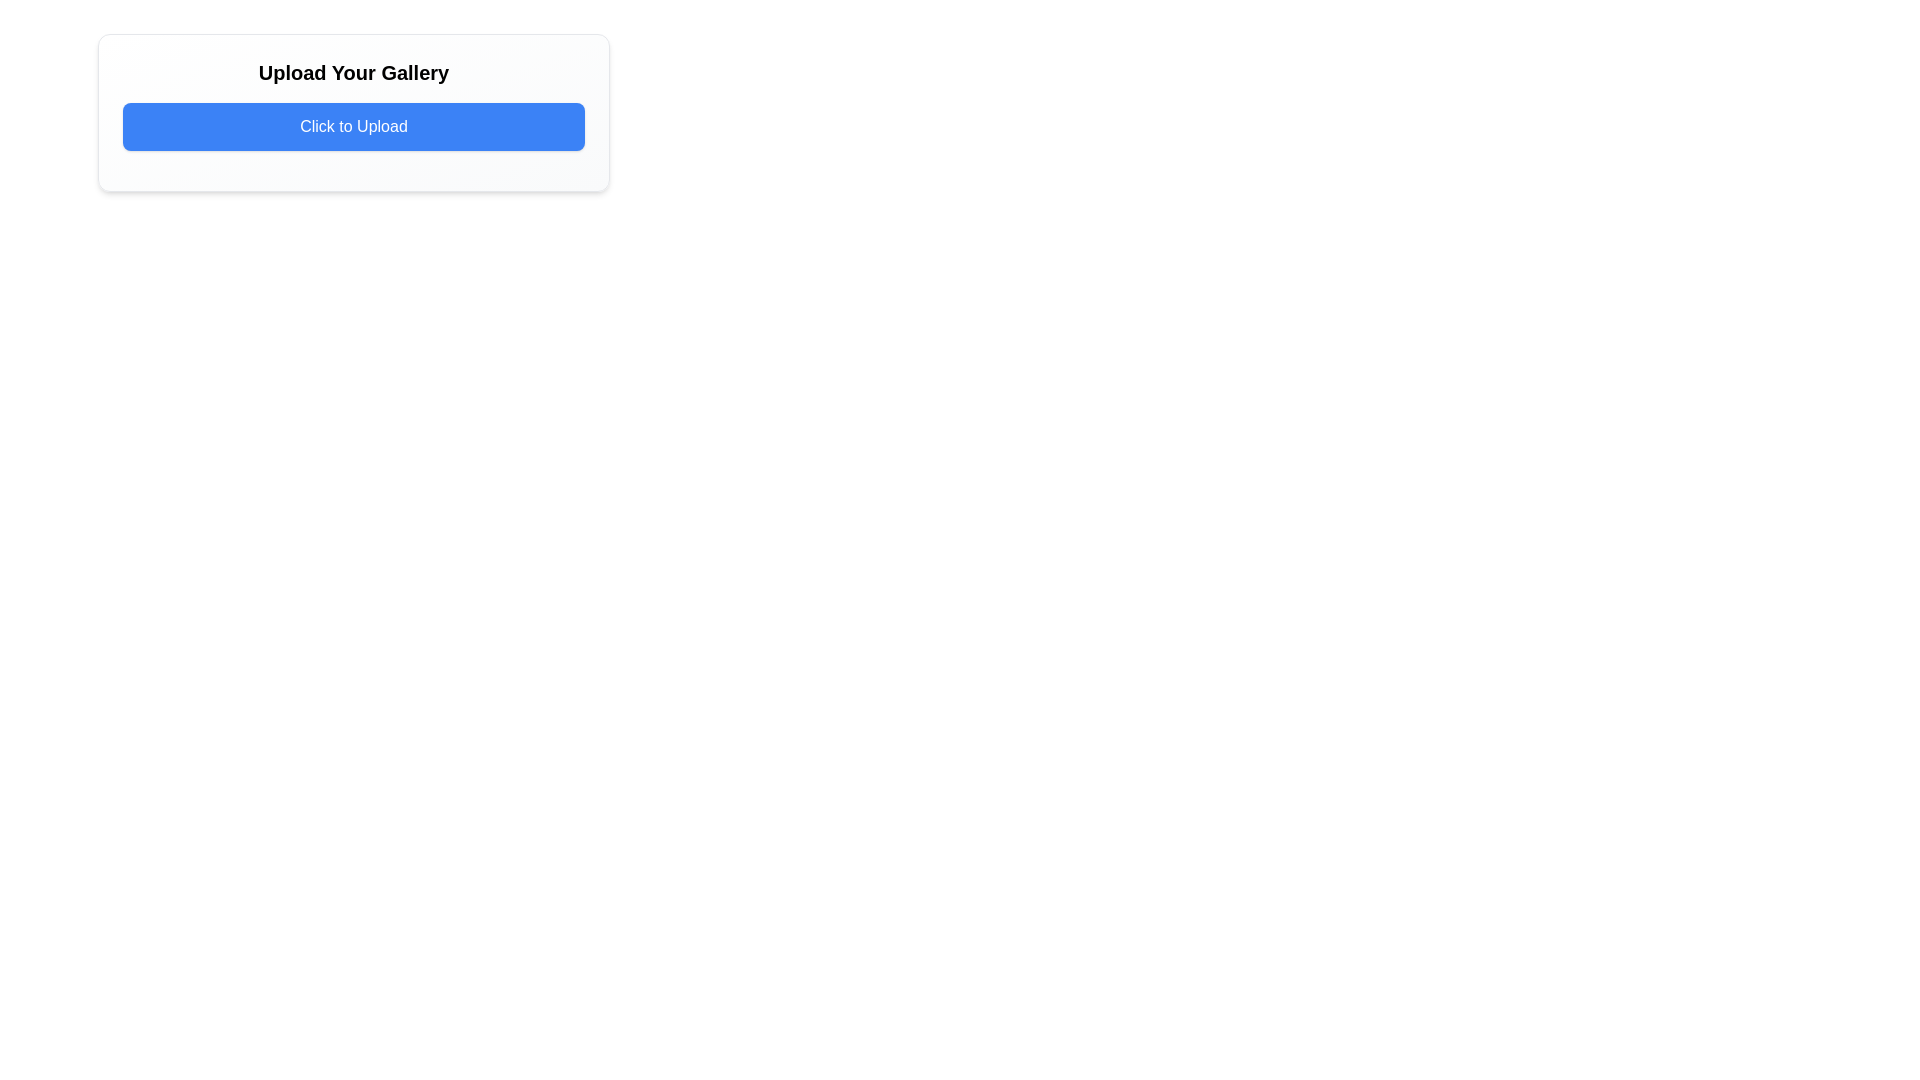 This screenshot has height=1080, width=1920. What do you see at coordinates (354, 127) in the screenshot?
I see `the interactive upload button located below the heading 'Upload Your Gallery'` at bounding box center [354, 127].